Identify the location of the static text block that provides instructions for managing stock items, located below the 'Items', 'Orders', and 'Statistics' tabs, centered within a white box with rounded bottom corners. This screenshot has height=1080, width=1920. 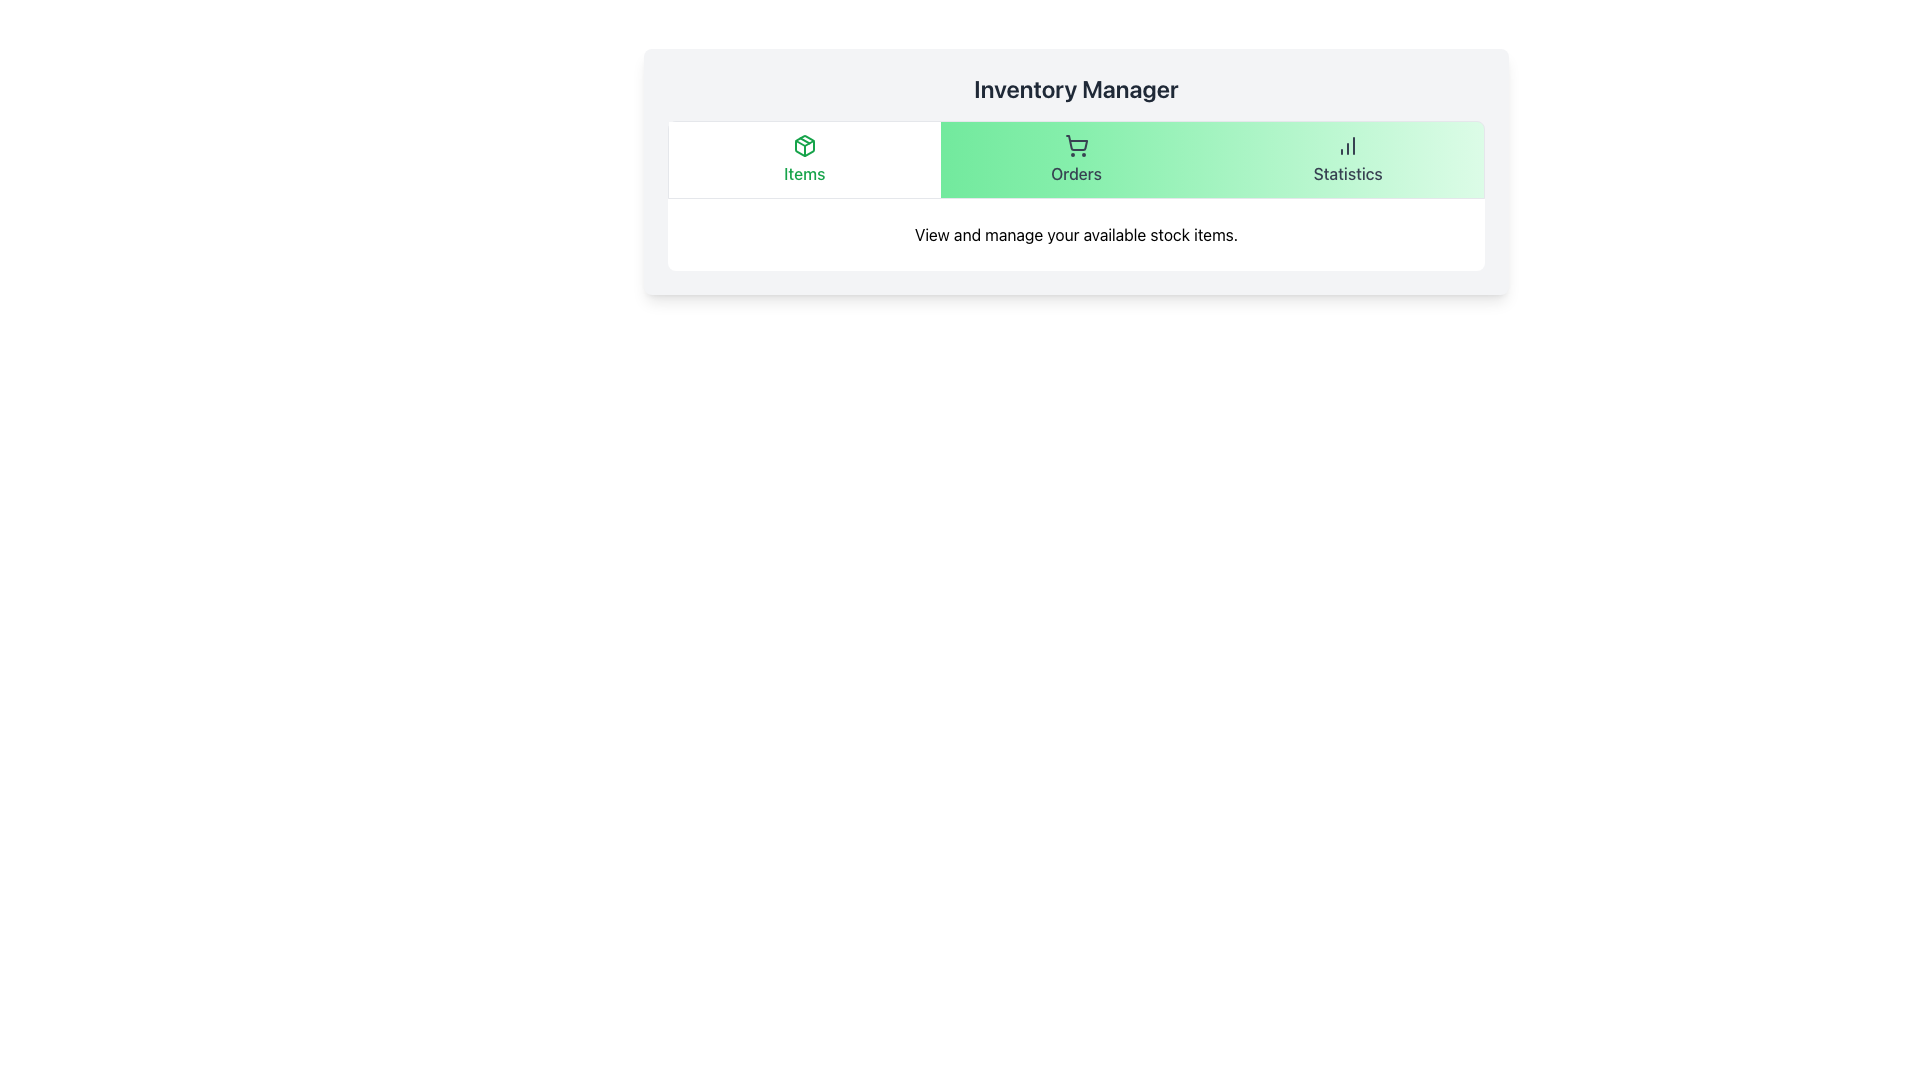
(1075, 234).